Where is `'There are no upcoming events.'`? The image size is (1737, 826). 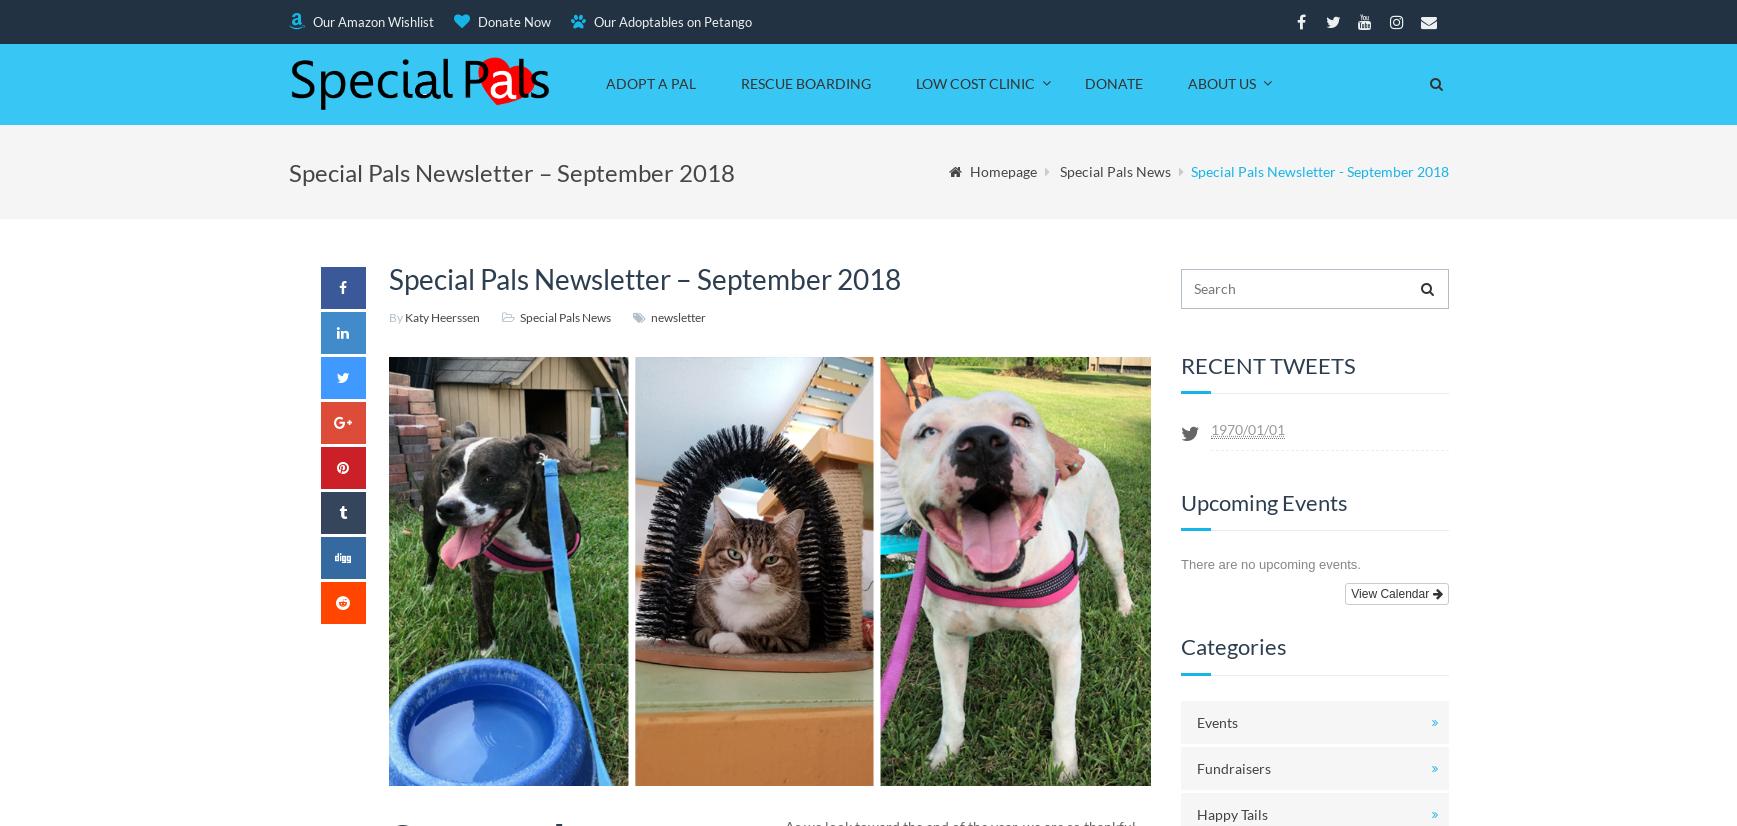
'There are no upcoming events.' is located at coordinates (1270, 562).